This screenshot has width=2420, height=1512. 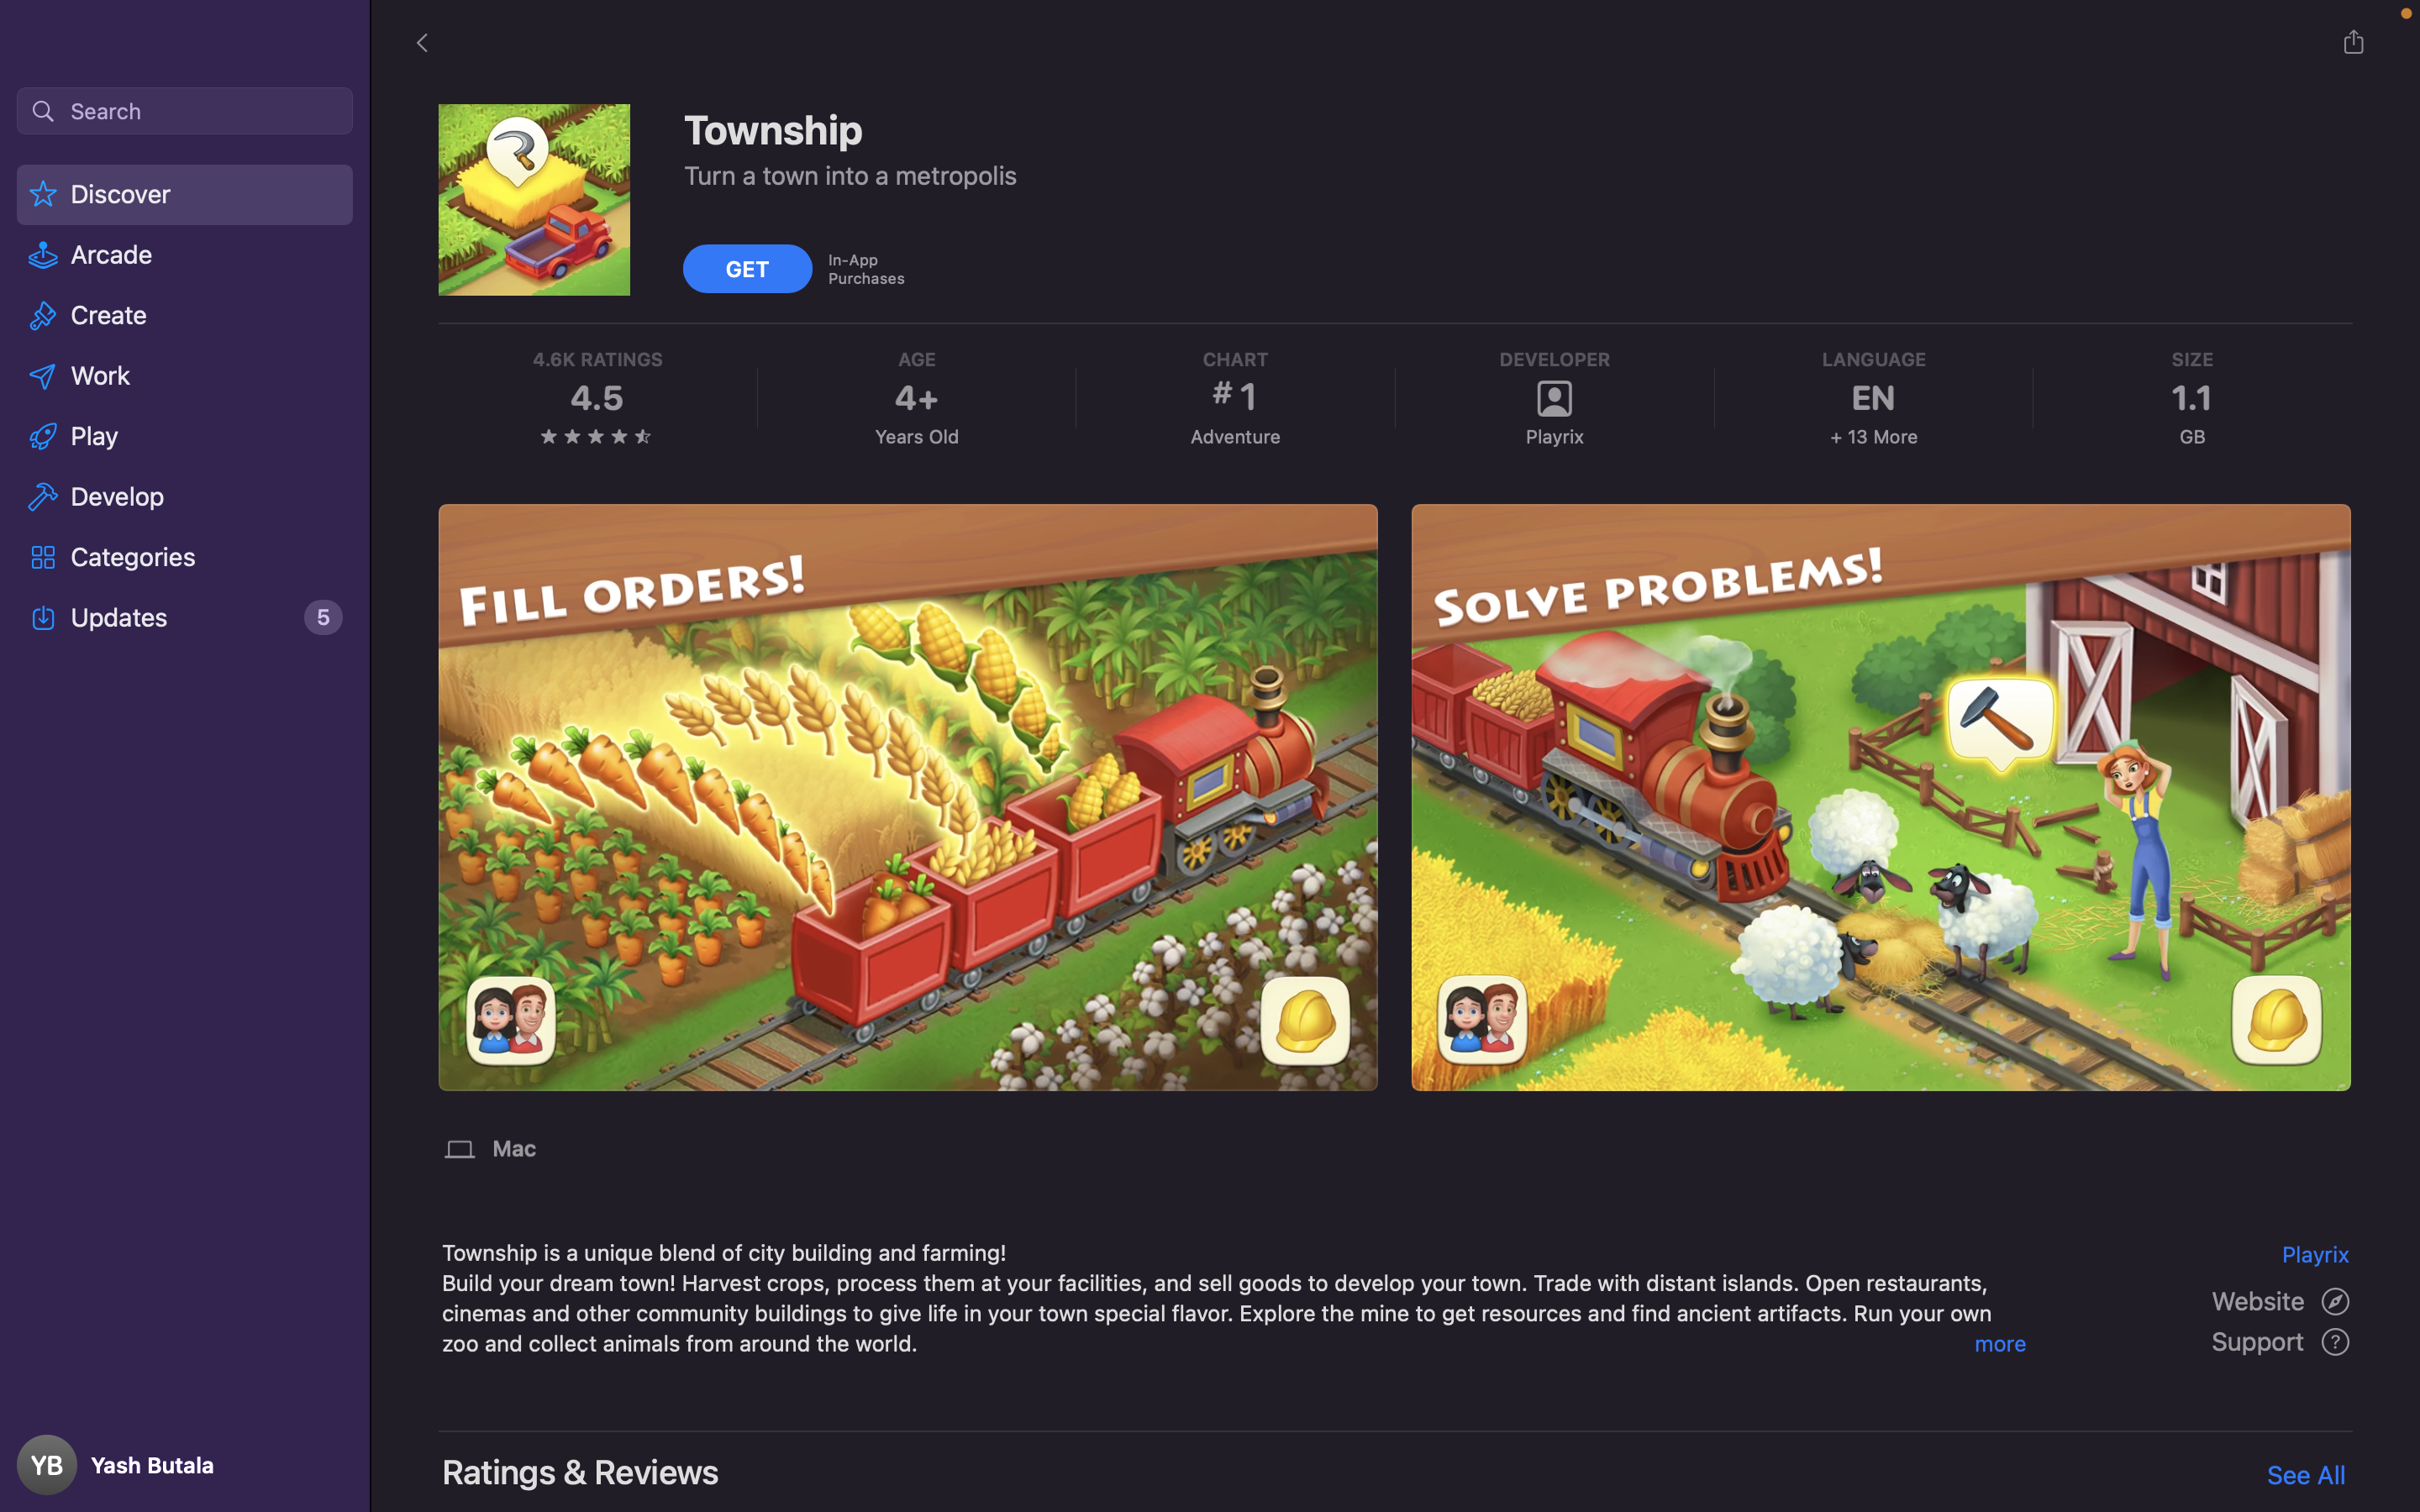 I want to click on the "get" button and then select the "In-App Purchases" option to view available in-app purchases, so click(x=749, y=266).